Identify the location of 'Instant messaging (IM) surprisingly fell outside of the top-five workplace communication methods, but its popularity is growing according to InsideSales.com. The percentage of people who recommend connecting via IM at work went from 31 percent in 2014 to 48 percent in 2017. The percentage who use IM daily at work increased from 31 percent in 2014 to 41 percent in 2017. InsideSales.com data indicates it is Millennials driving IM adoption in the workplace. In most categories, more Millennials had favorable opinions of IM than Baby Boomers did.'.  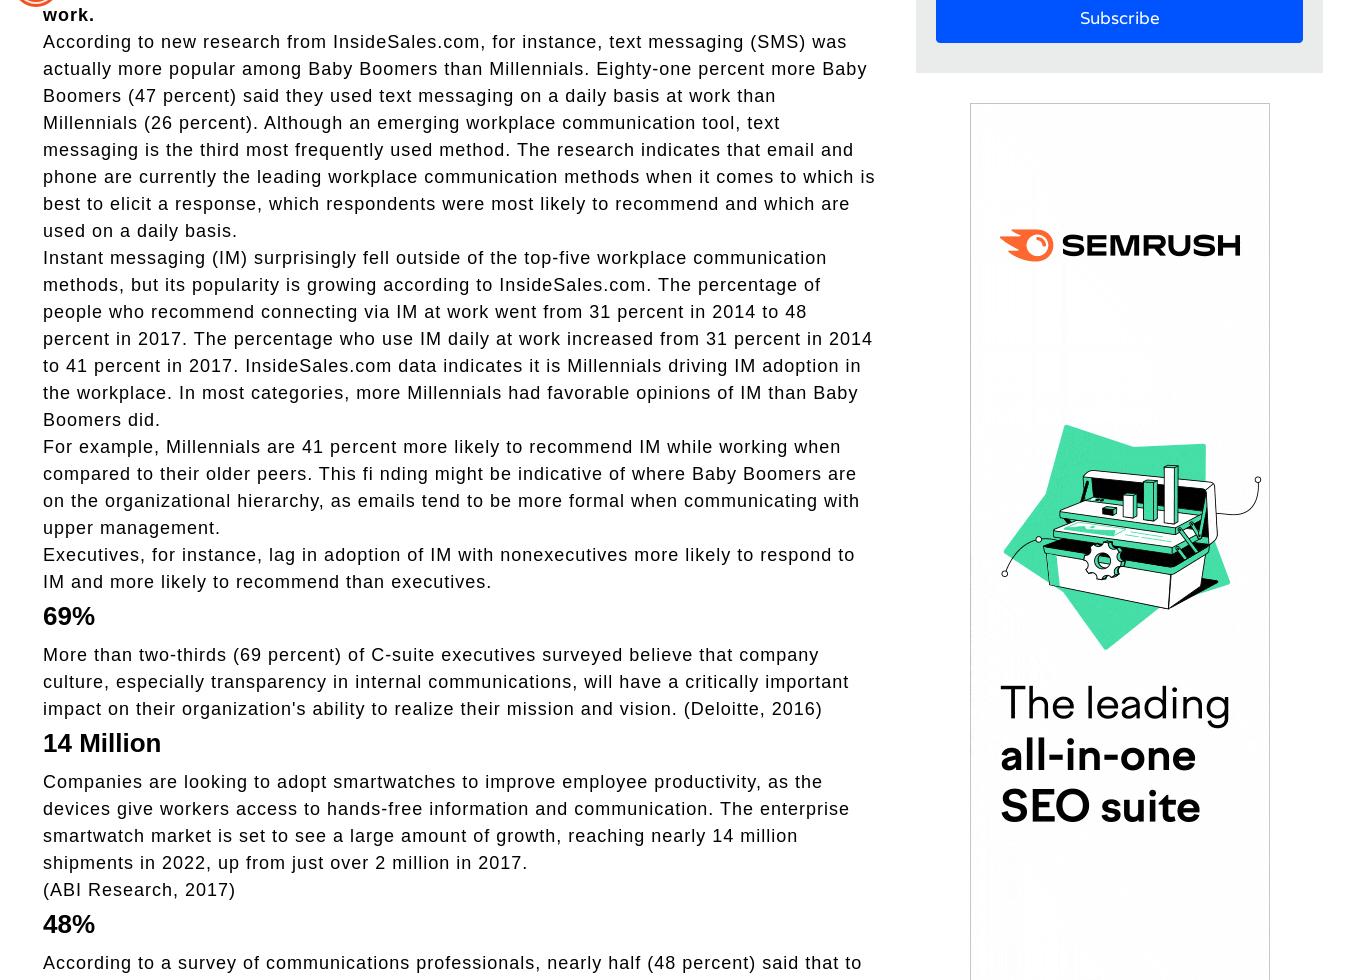
(458, 338).